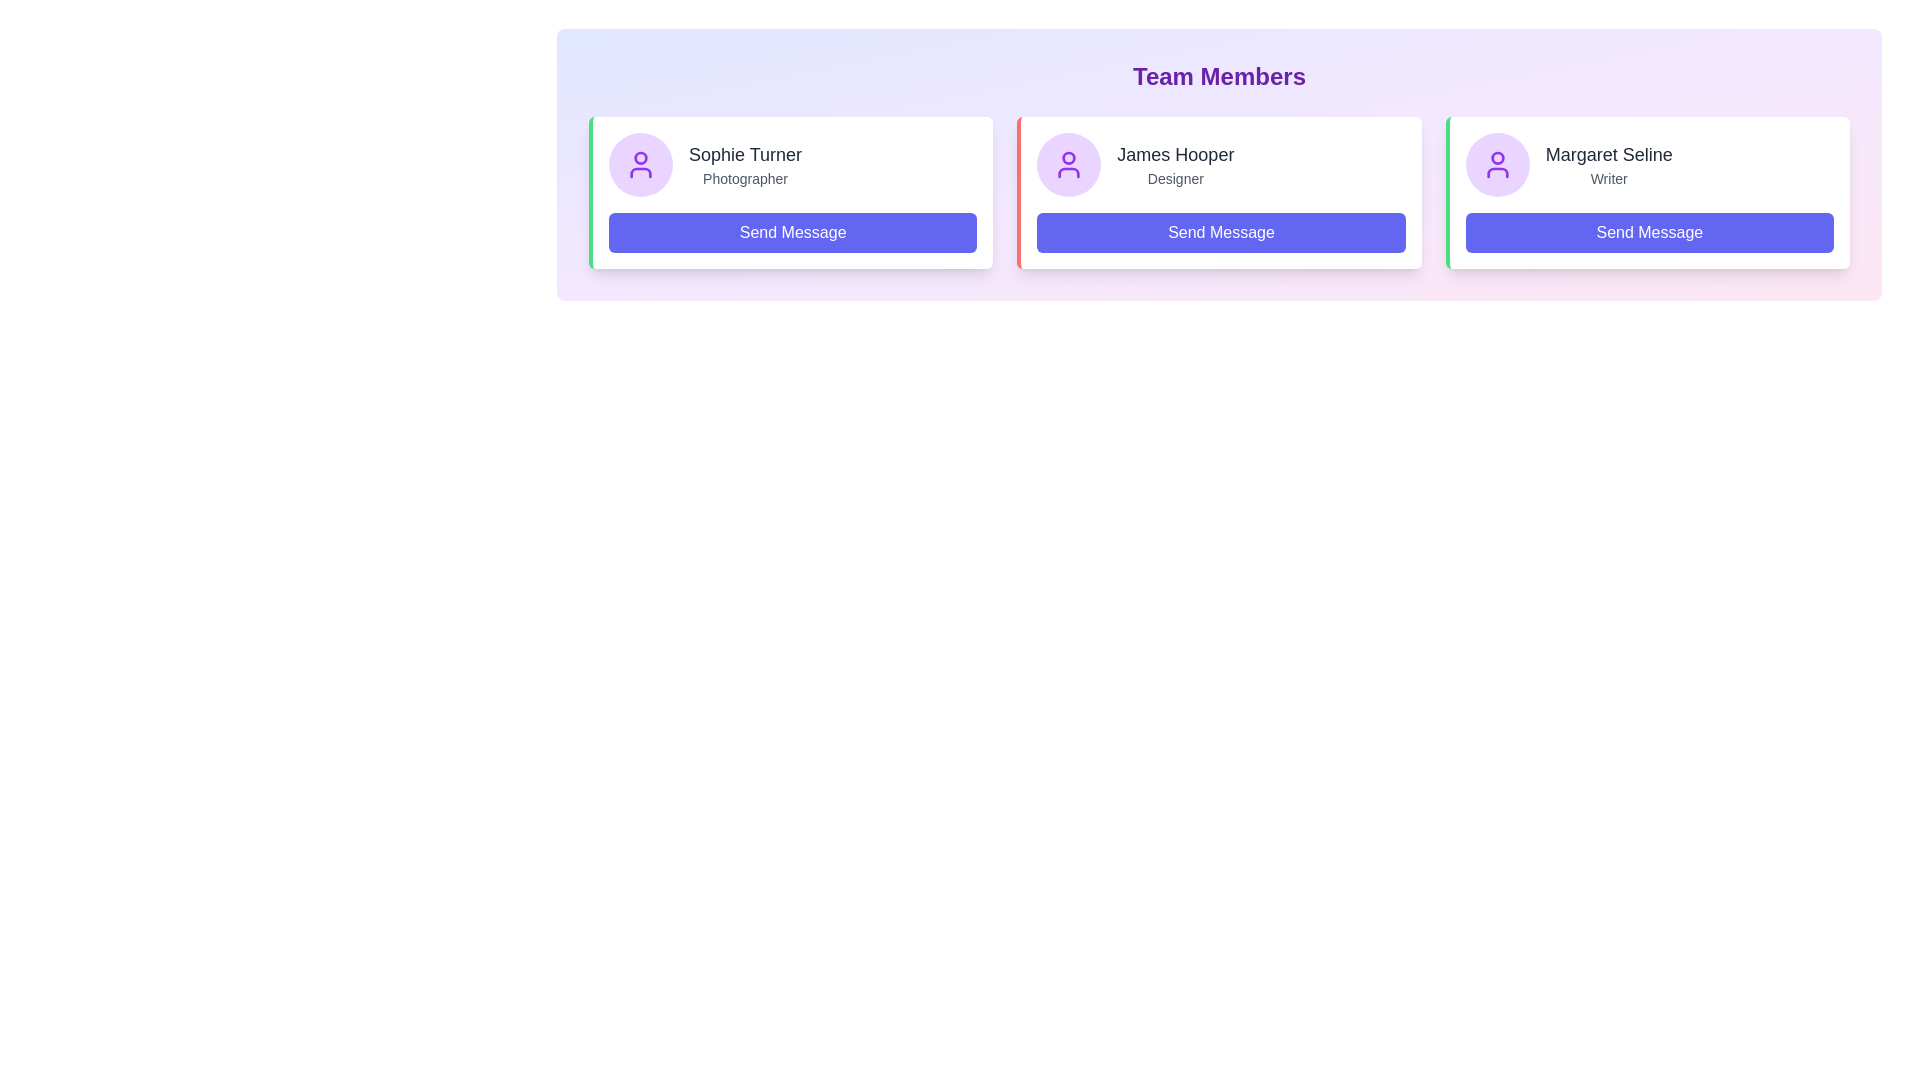  Describe the element at coordinates (1609, 177) in the screenshot. I see `the 'Writer' label located below the name 'Margaret Seline' in her profile card, which is center-aligned and in a small, light gray font` at that location.